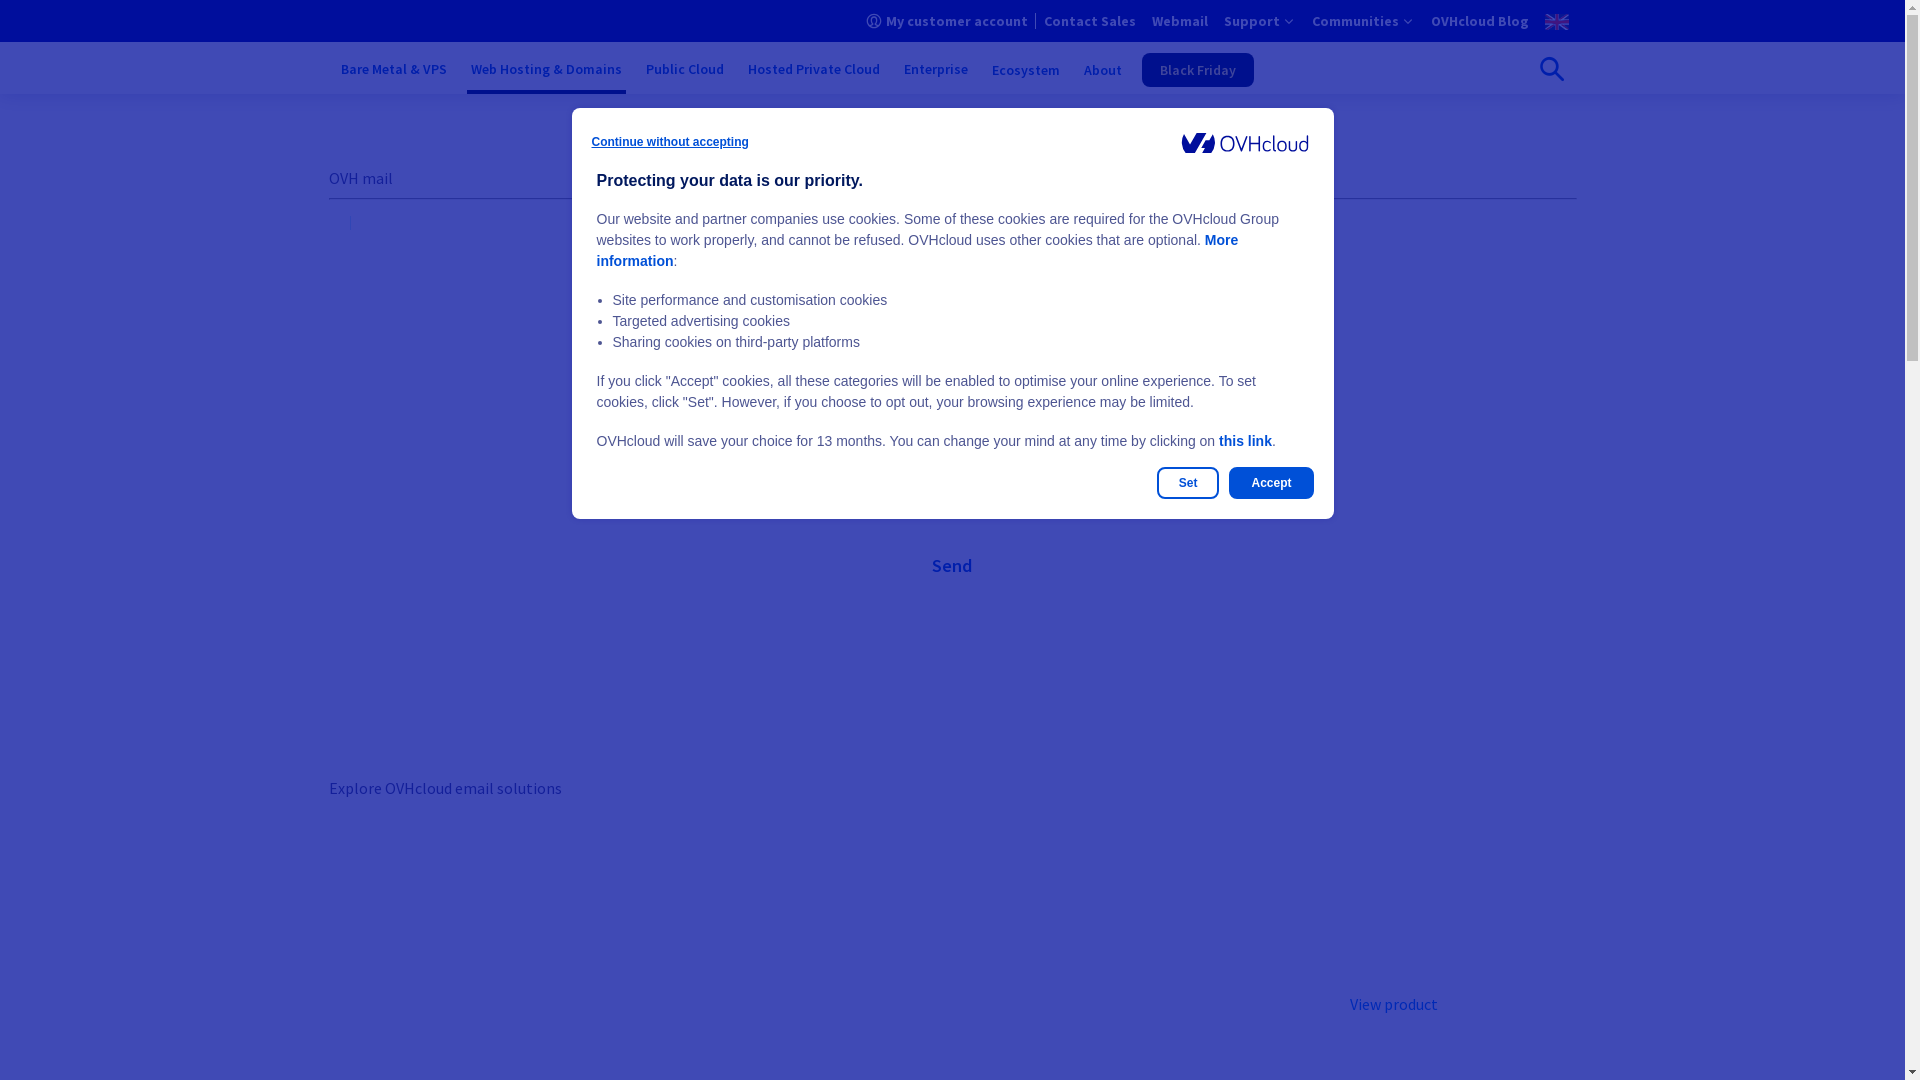  Describe the element at coordinates (950, 566) in the screenshot. I see `'Send'` at that location.